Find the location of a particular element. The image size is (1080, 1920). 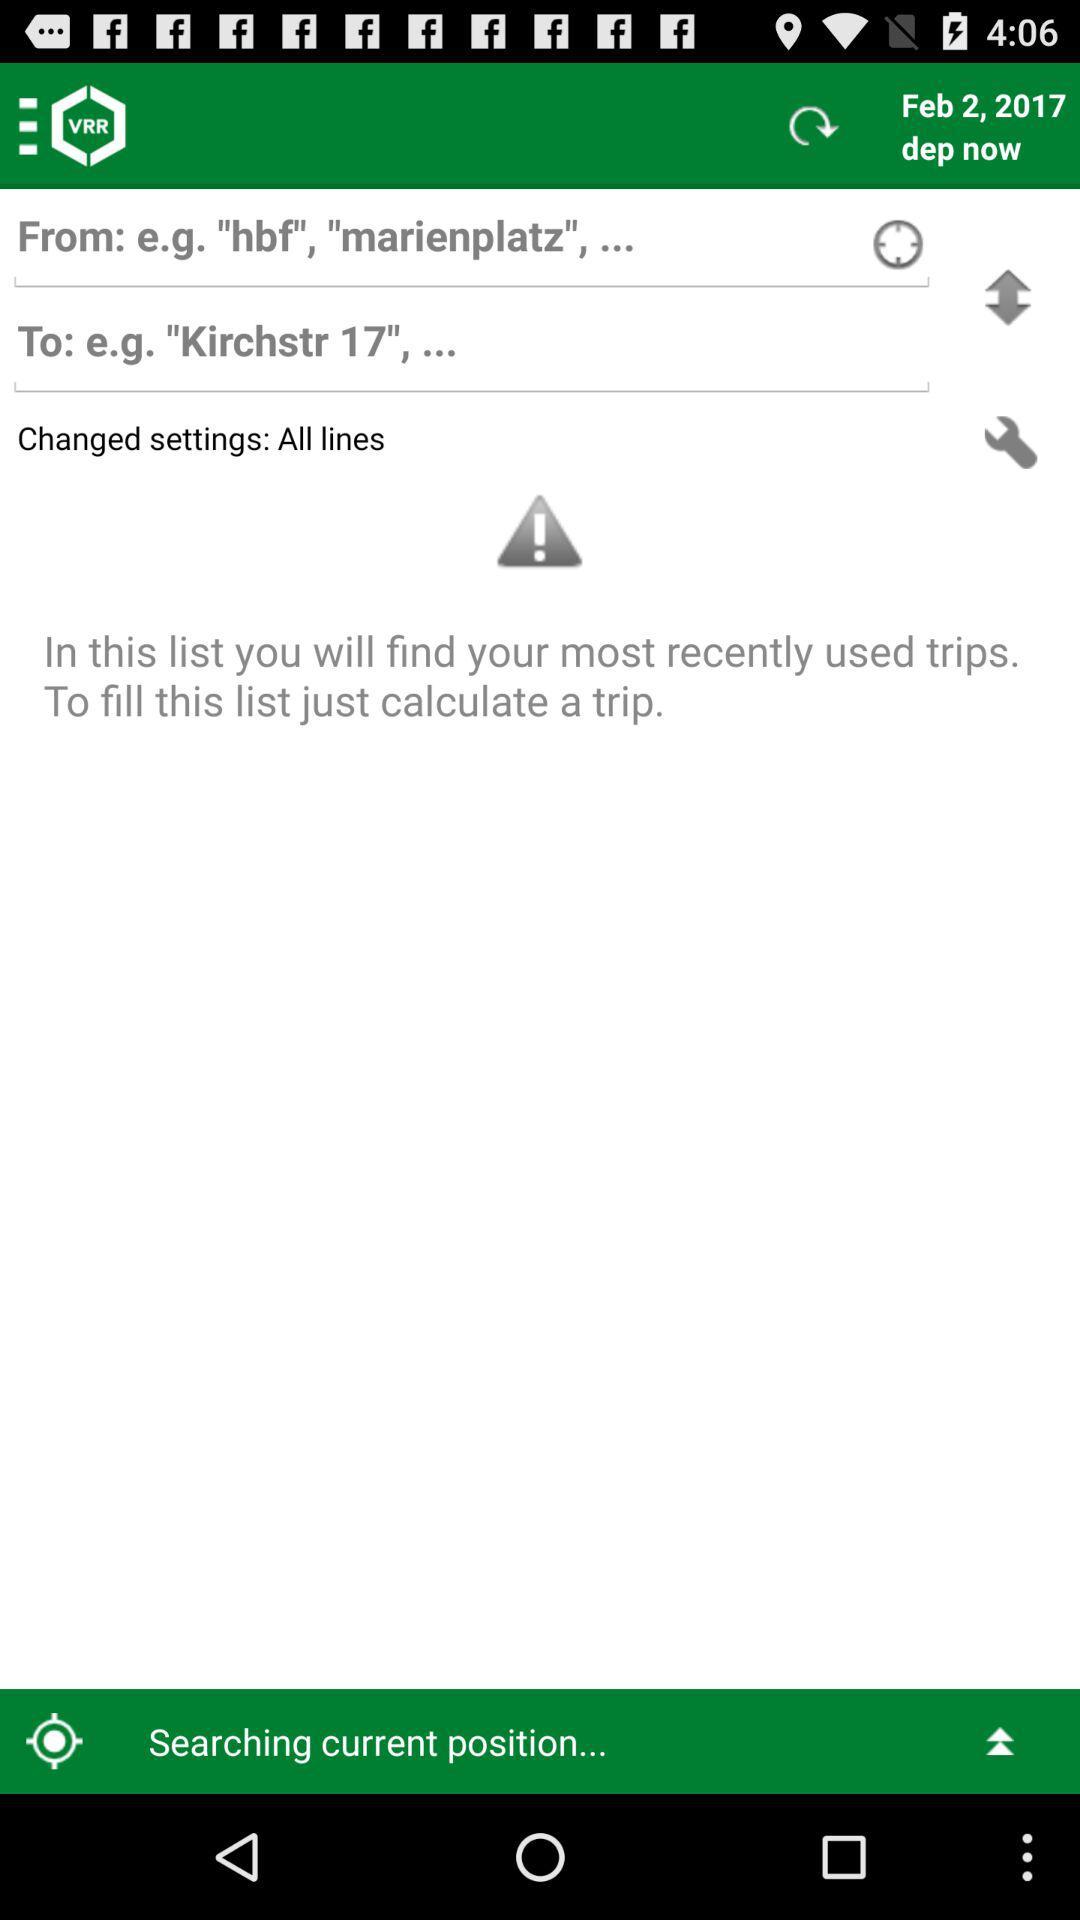

the icon above the changed settings all item is located at coordinates (1007, 296).